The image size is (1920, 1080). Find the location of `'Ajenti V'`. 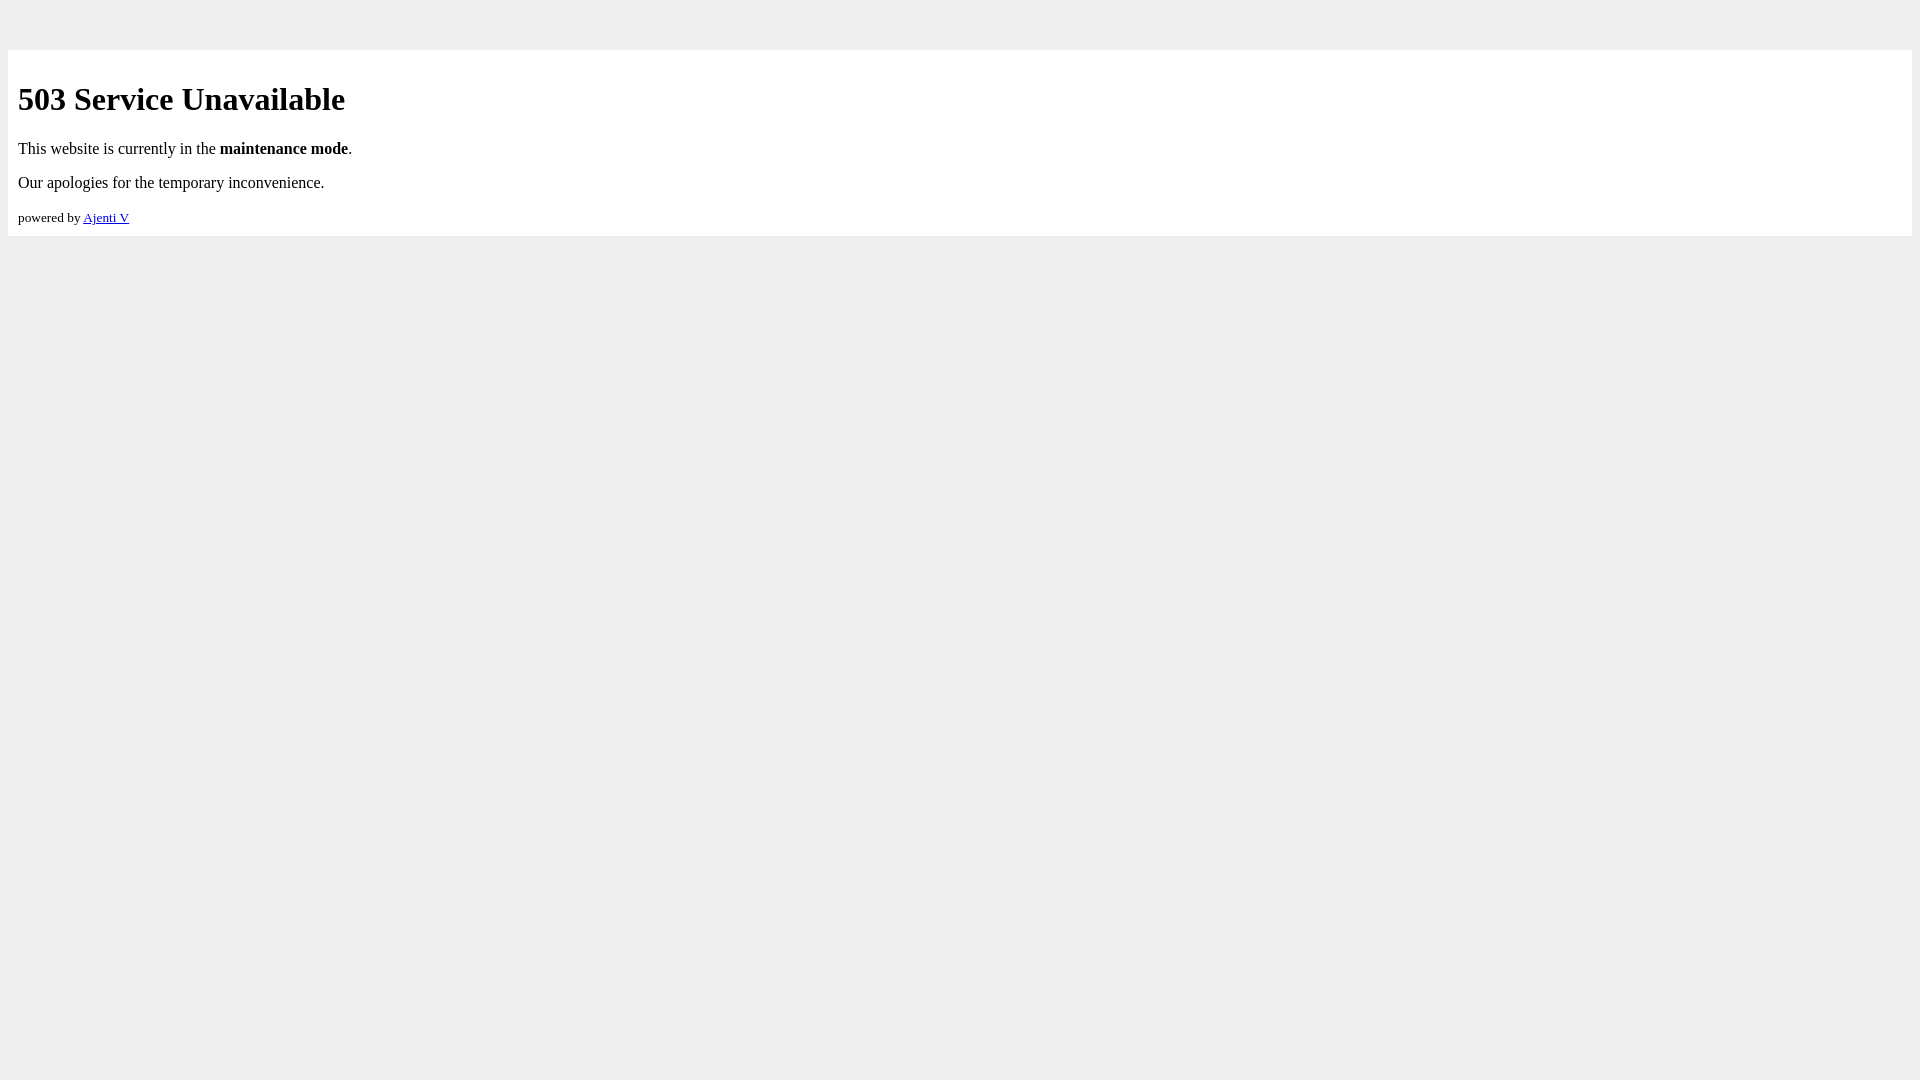

'Ajenti V' is located at coordinates (104, 217).